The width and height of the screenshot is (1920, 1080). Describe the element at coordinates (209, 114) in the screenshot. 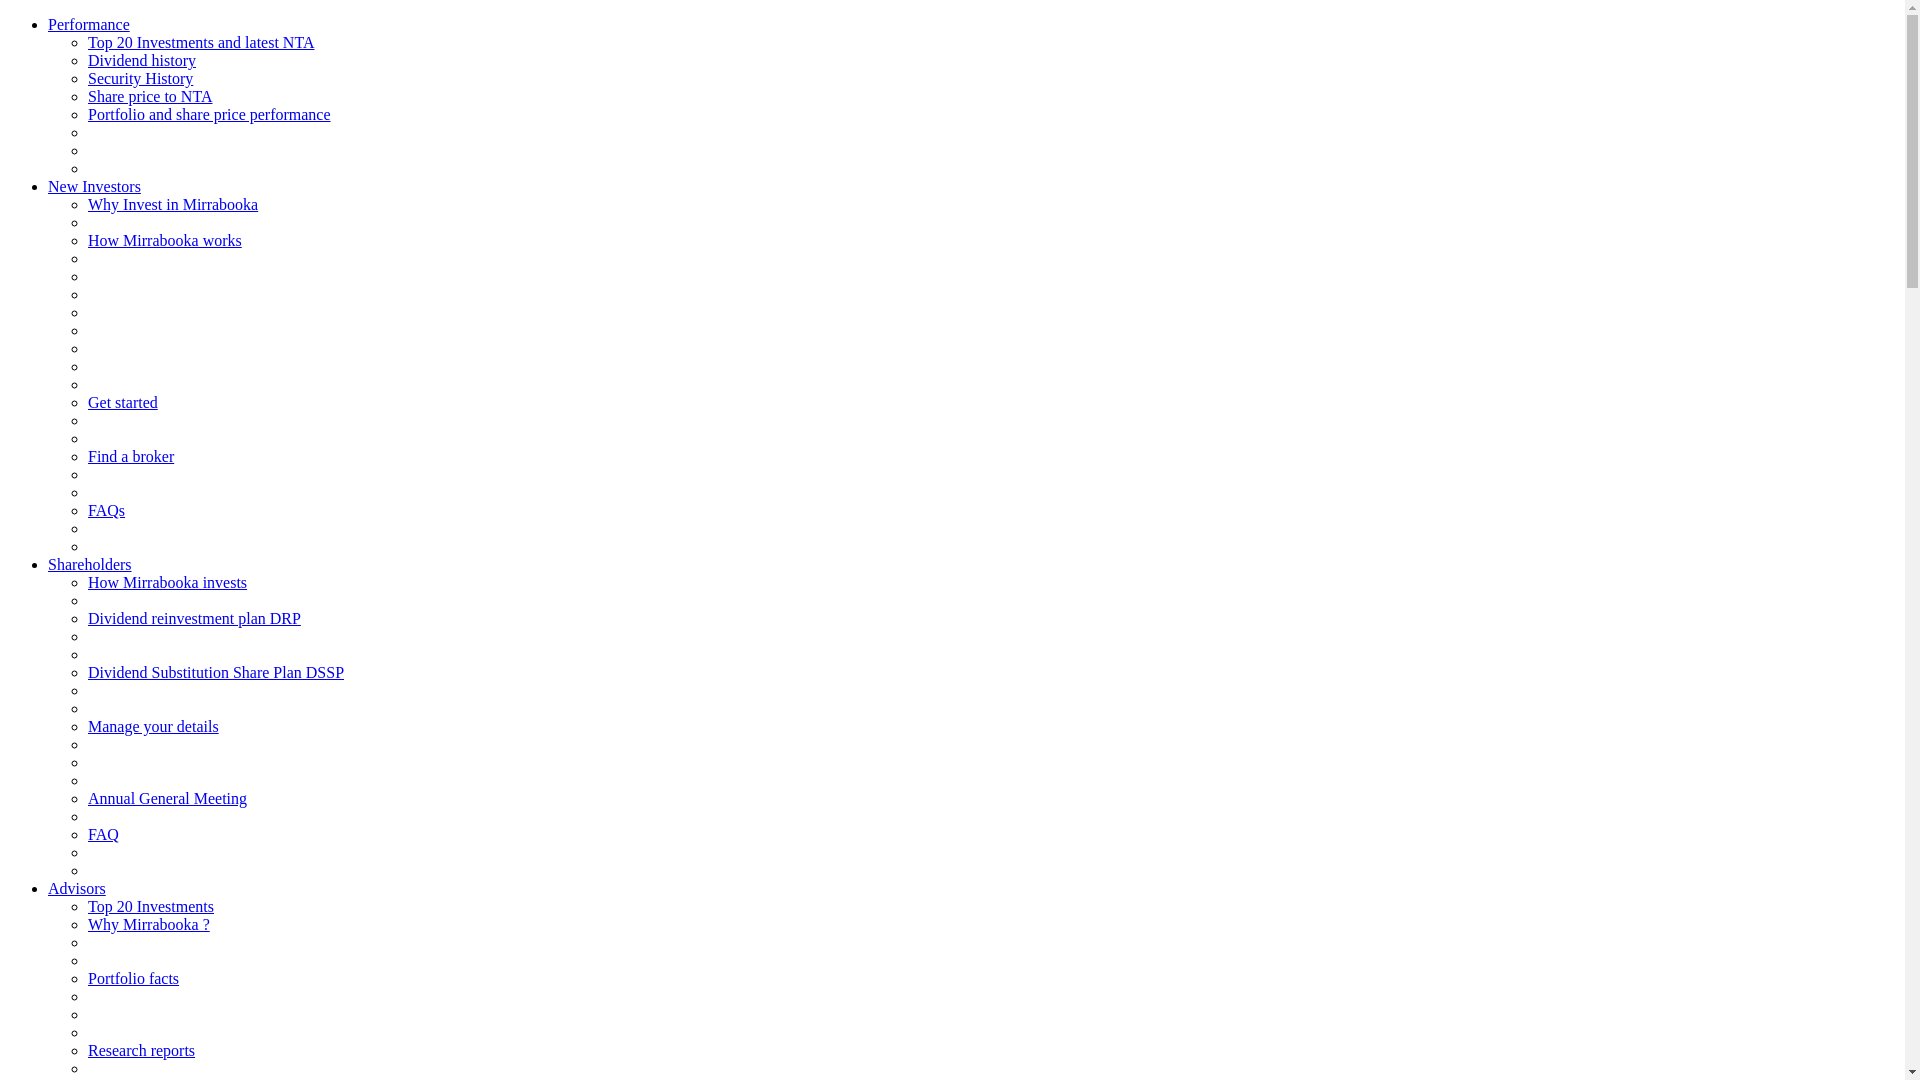

I see `'Portfolio and share price performance'` at that location.